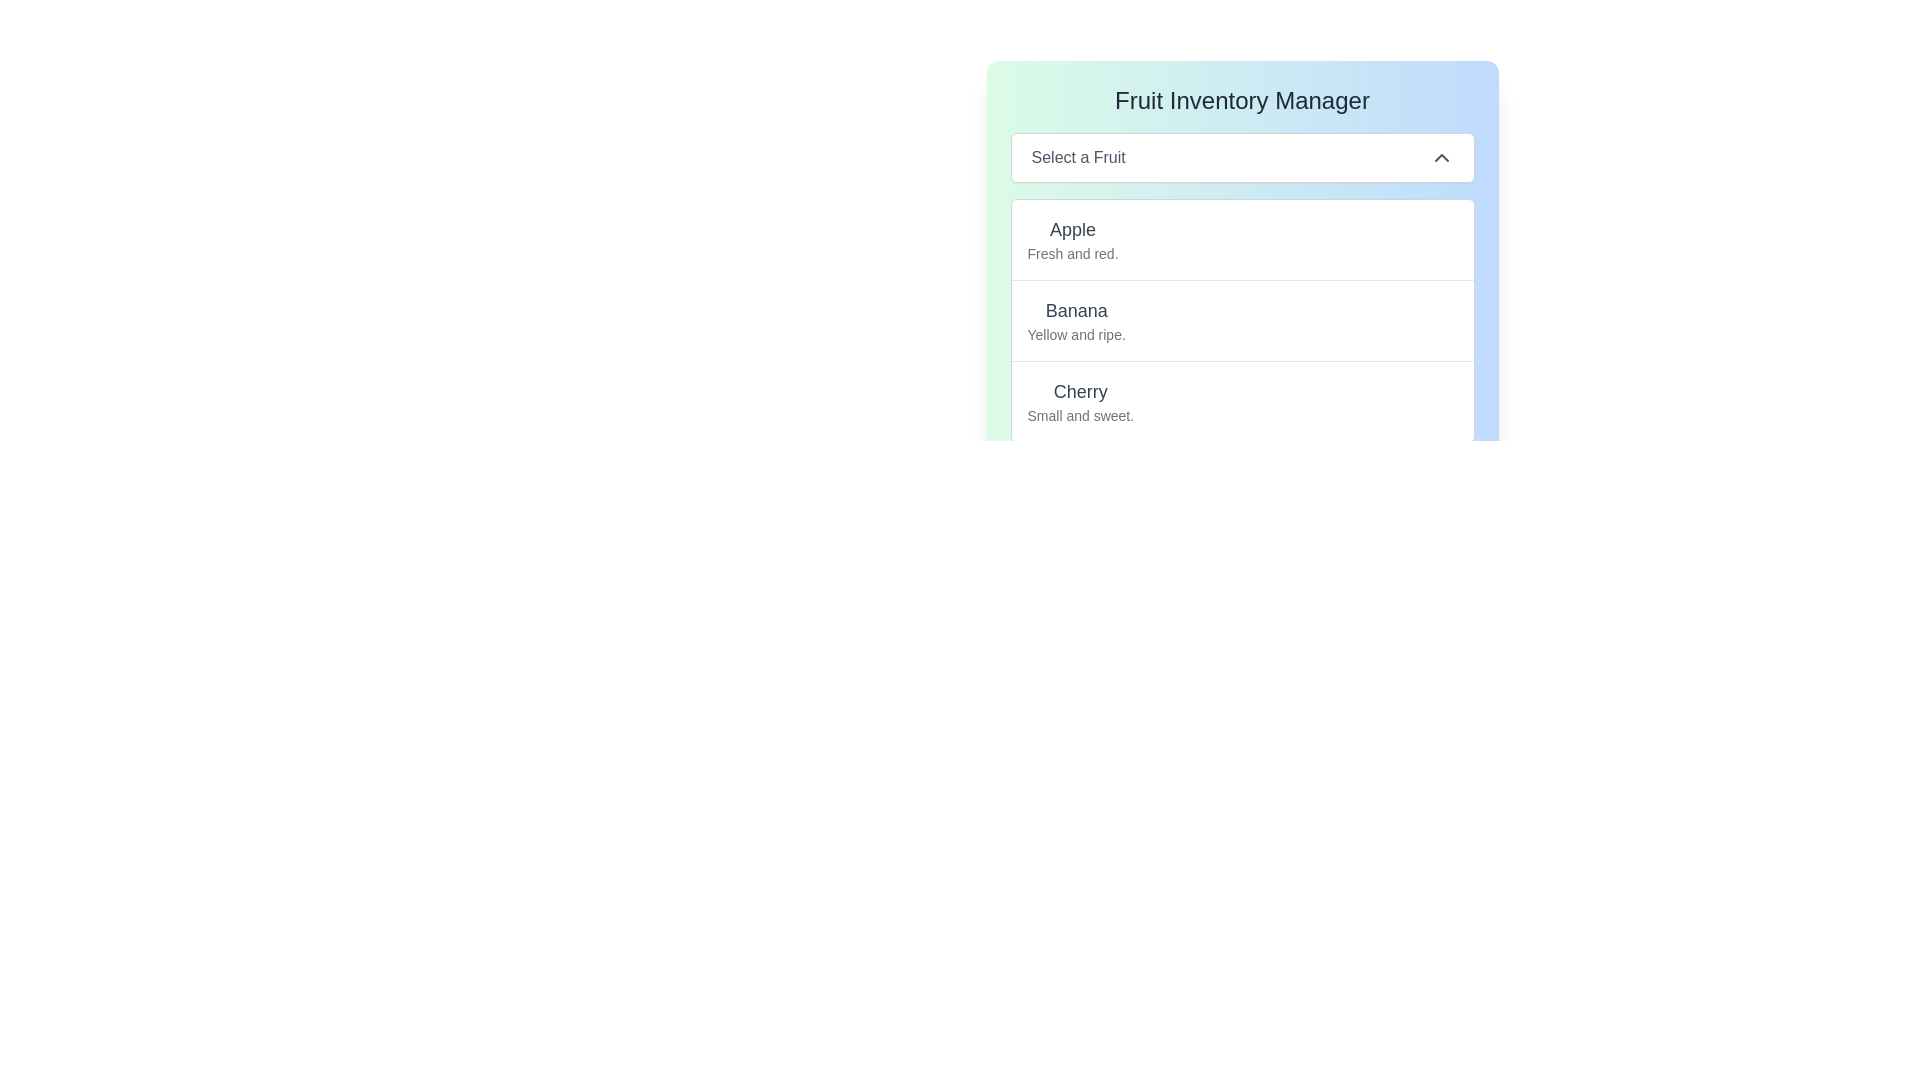 Image resolution: width=1920 pixels, height=1080 pixels. What do you see at coordinates (1241, 100) in the screenshot?
I see `the text label 'Fruit Inventory Manager', which is styled in a large font size and appears in dark gray on a gradient background` at bounding box center [1241, 100].